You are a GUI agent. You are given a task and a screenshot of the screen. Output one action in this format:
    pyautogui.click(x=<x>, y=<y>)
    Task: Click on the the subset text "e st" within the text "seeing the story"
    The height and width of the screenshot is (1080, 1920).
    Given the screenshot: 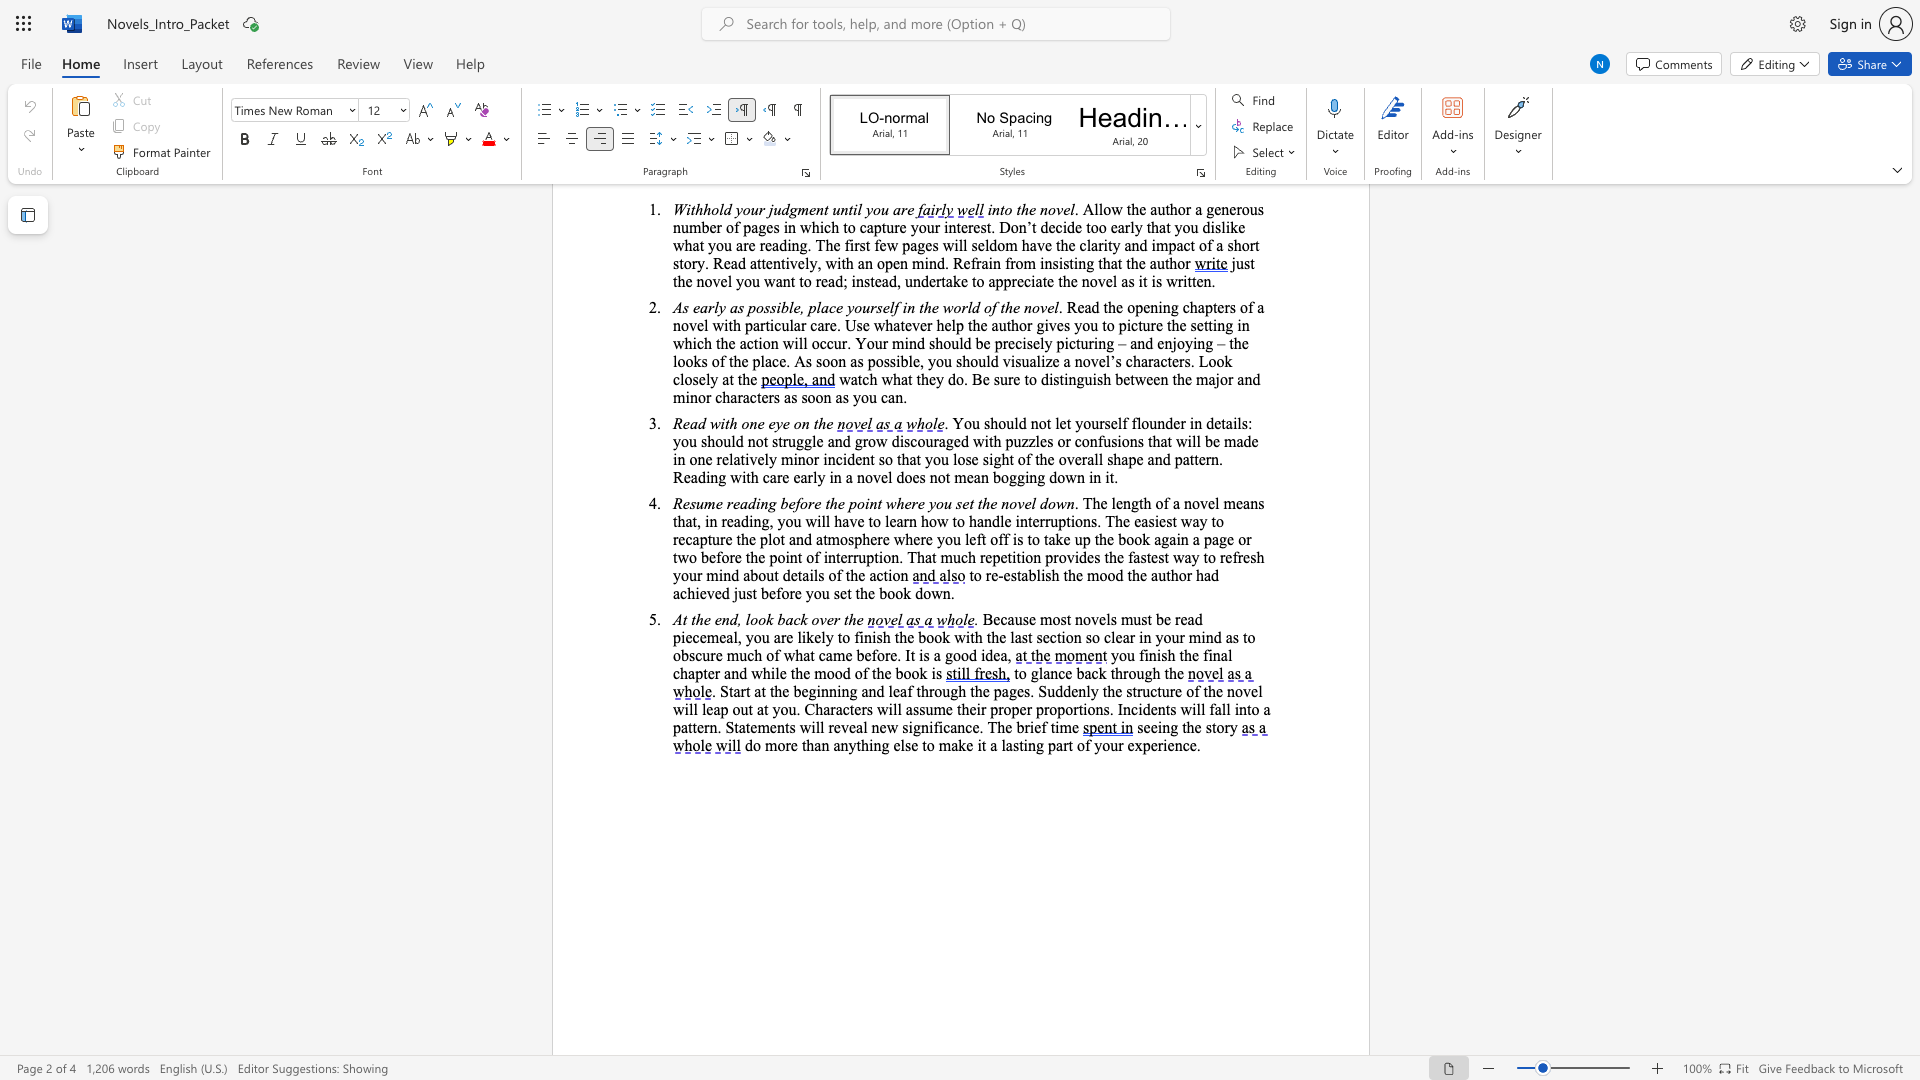 What is the action you would take?
    pyautogui.click(x=1194, y=727)
    